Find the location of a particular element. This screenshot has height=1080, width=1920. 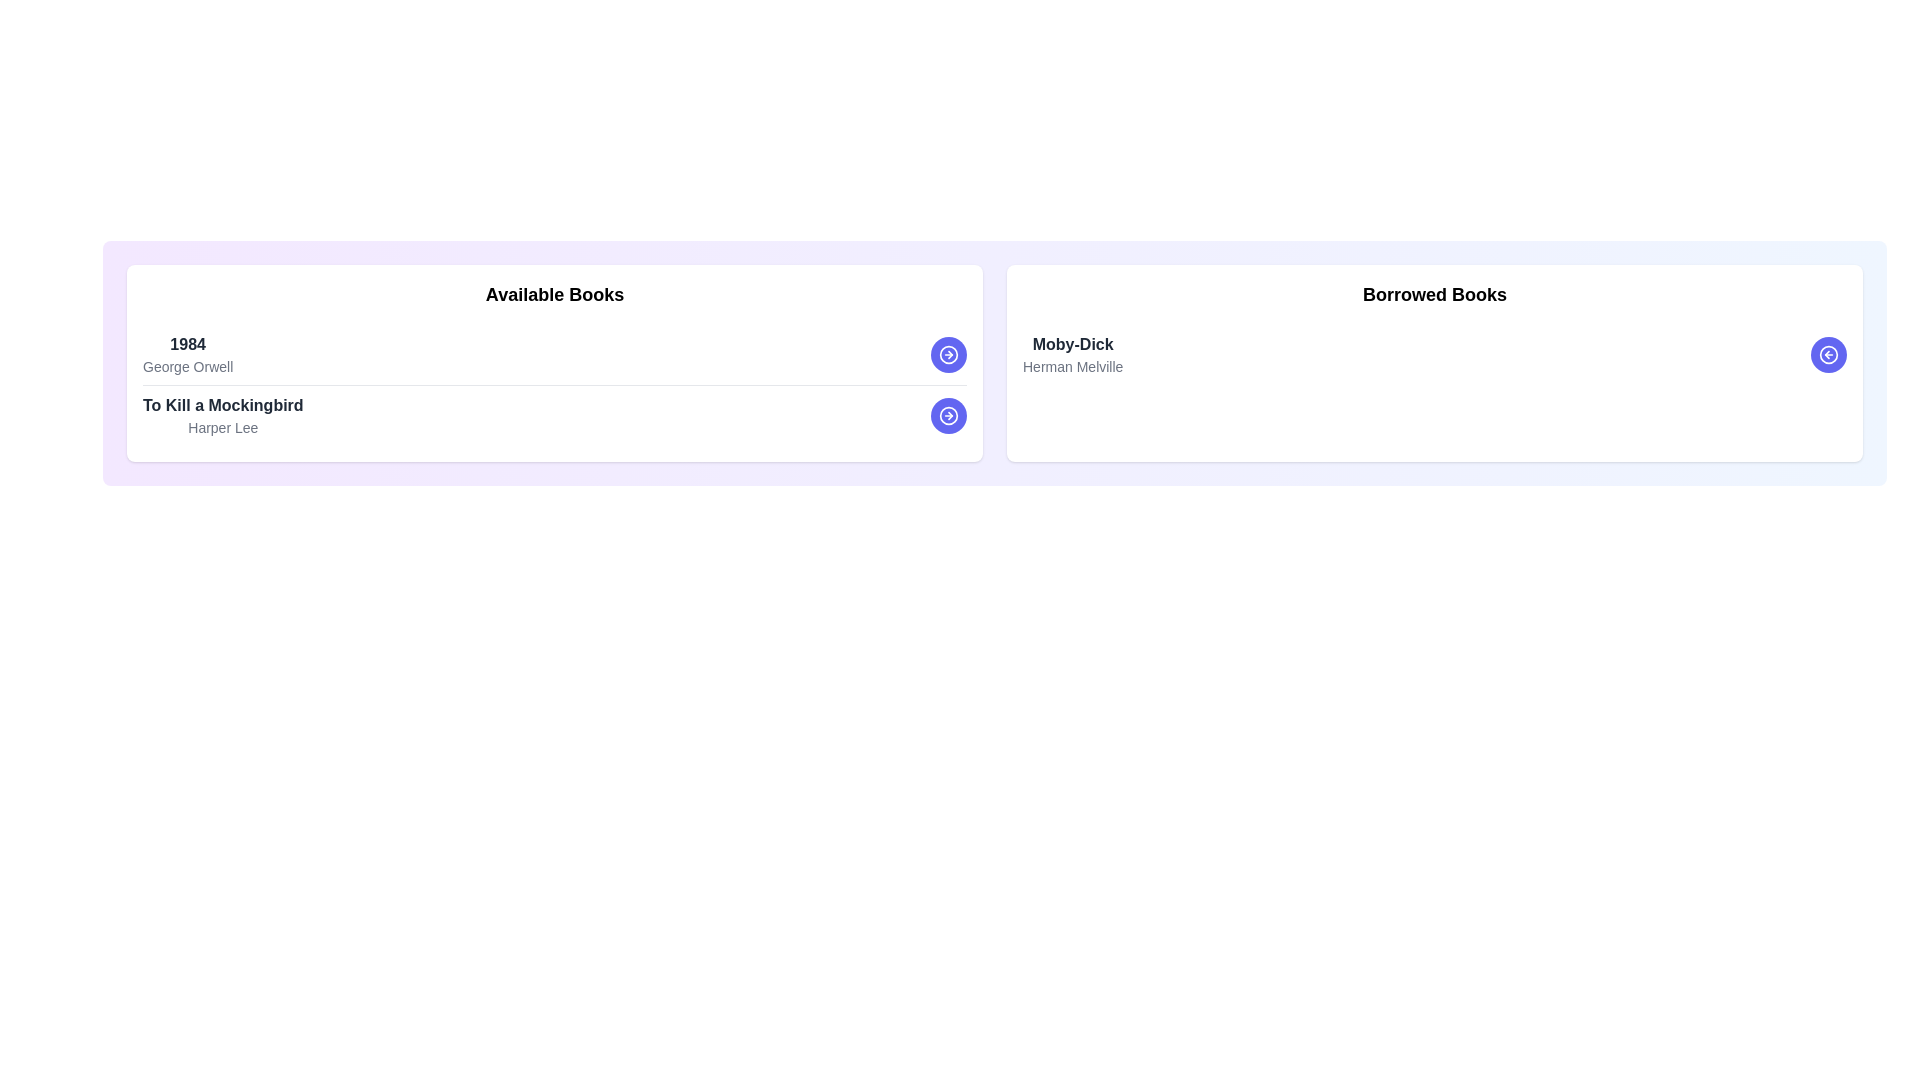

'Transfer Book' button for the book titled To Kill a Mockingbird is located at coordinates (948, 415).